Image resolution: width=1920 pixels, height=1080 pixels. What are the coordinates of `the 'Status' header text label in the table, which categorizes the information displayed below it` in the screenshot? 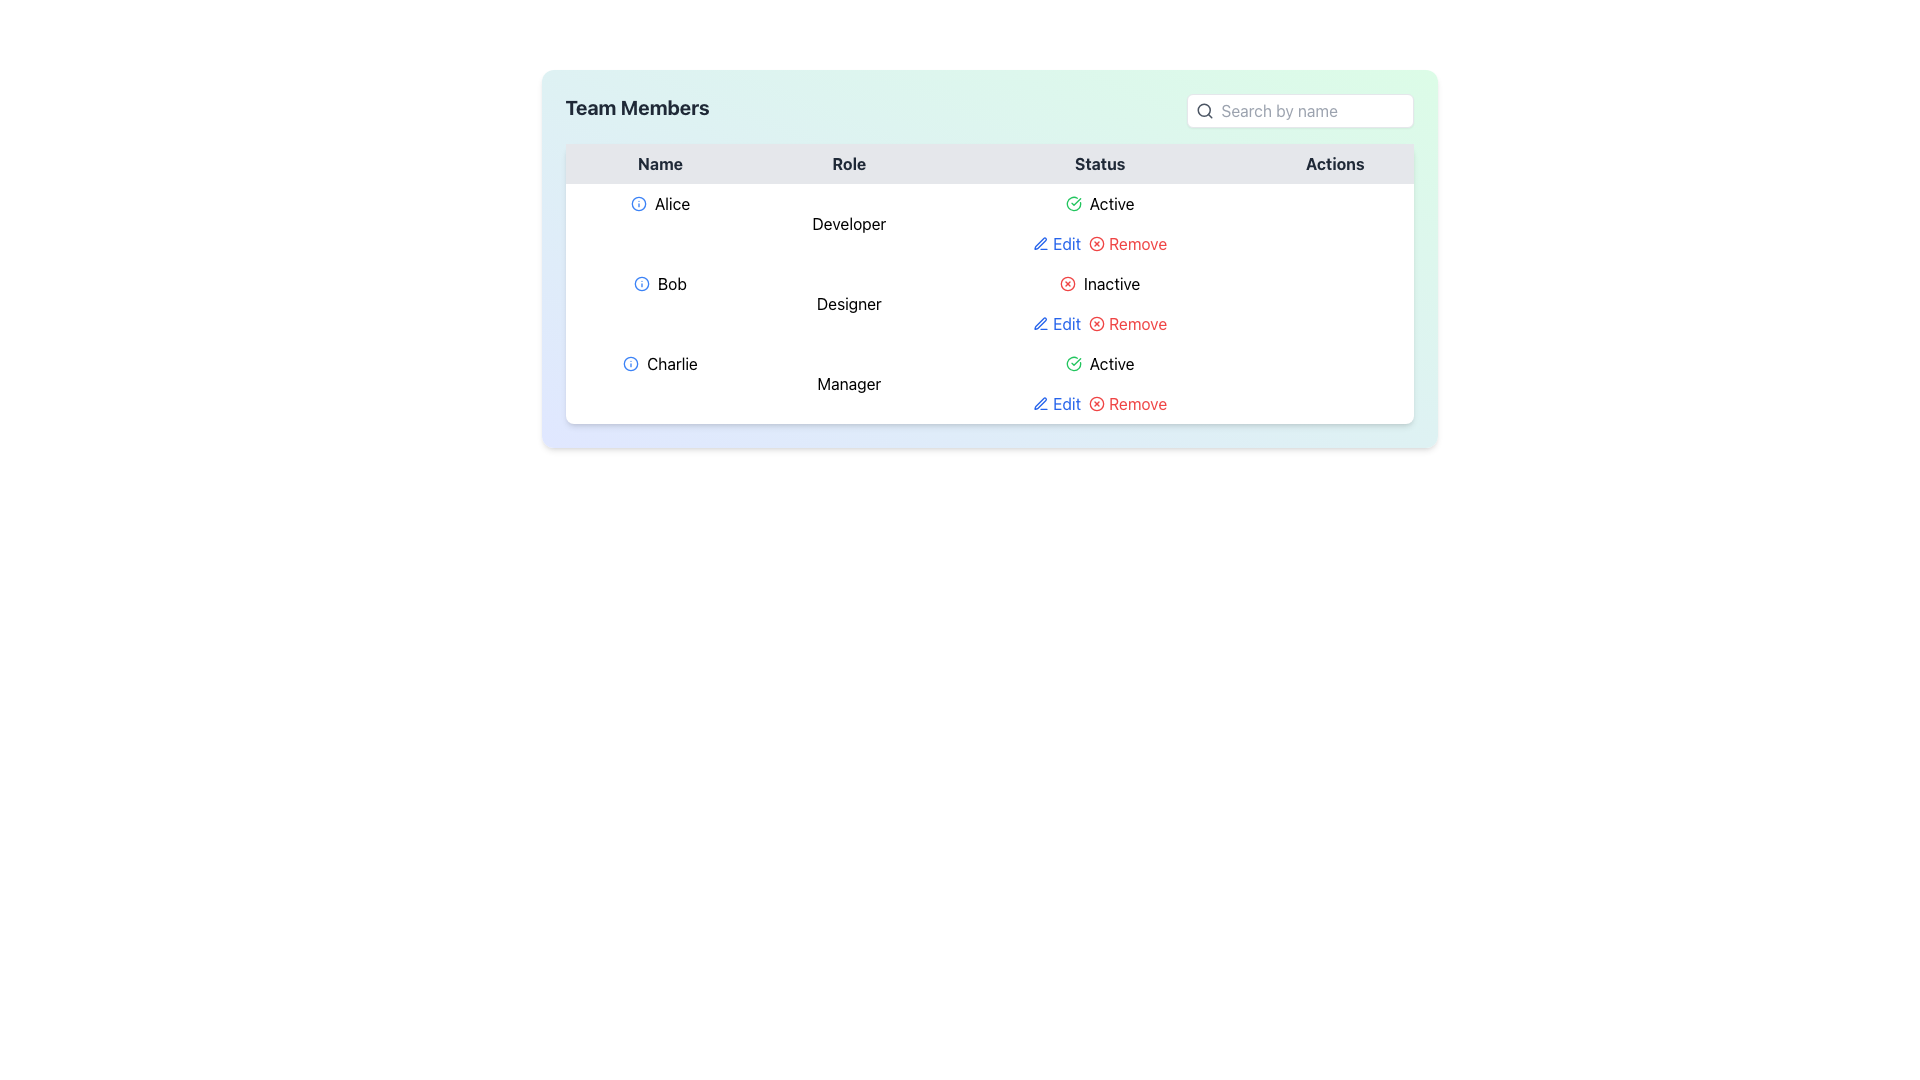 It's located at (1099, 163).